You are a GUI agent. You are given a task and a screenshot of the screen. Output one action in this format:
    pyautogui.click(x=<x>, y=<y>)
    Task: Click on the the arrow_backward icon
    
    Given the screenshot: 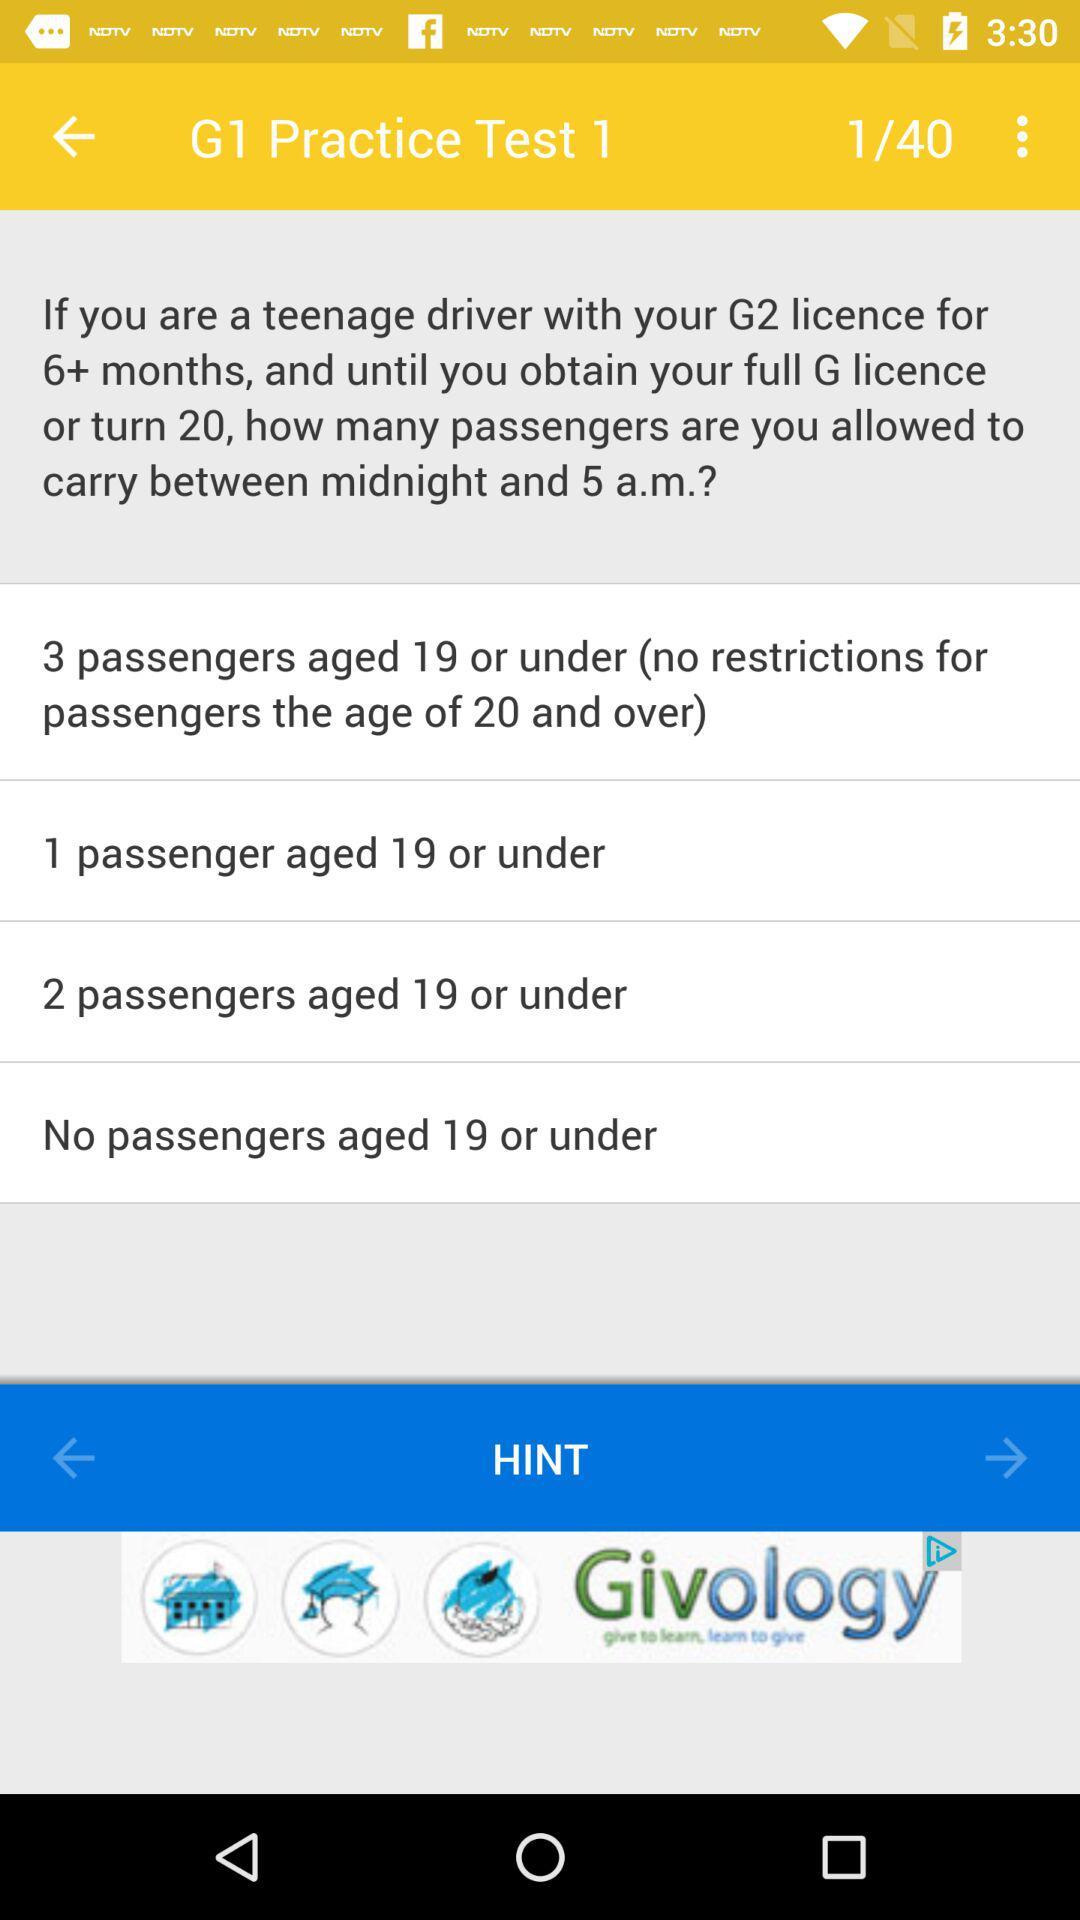 What is the action you would take?
    pyautogui.click(x=72, y=1458)
    